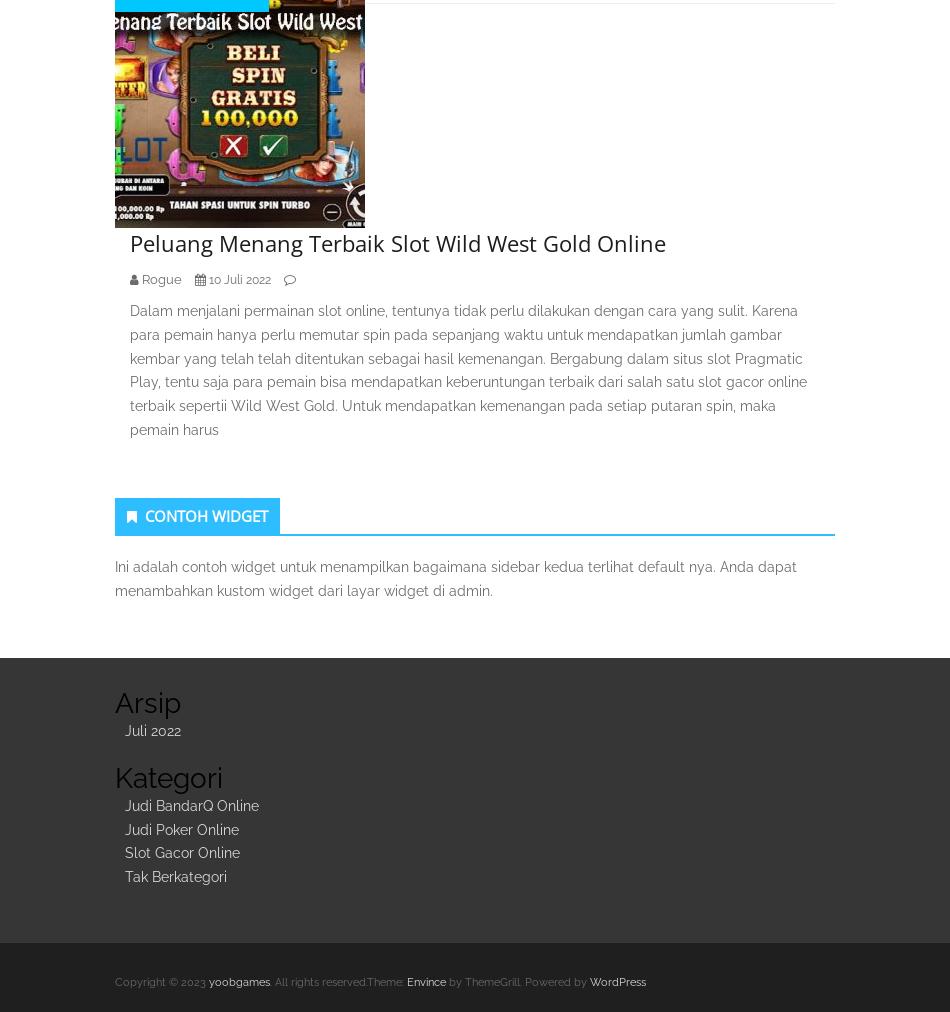 Image resolution: width=950 pixels, height=1012 pixels. I want to click on 'WordPress', so click(617, 981).